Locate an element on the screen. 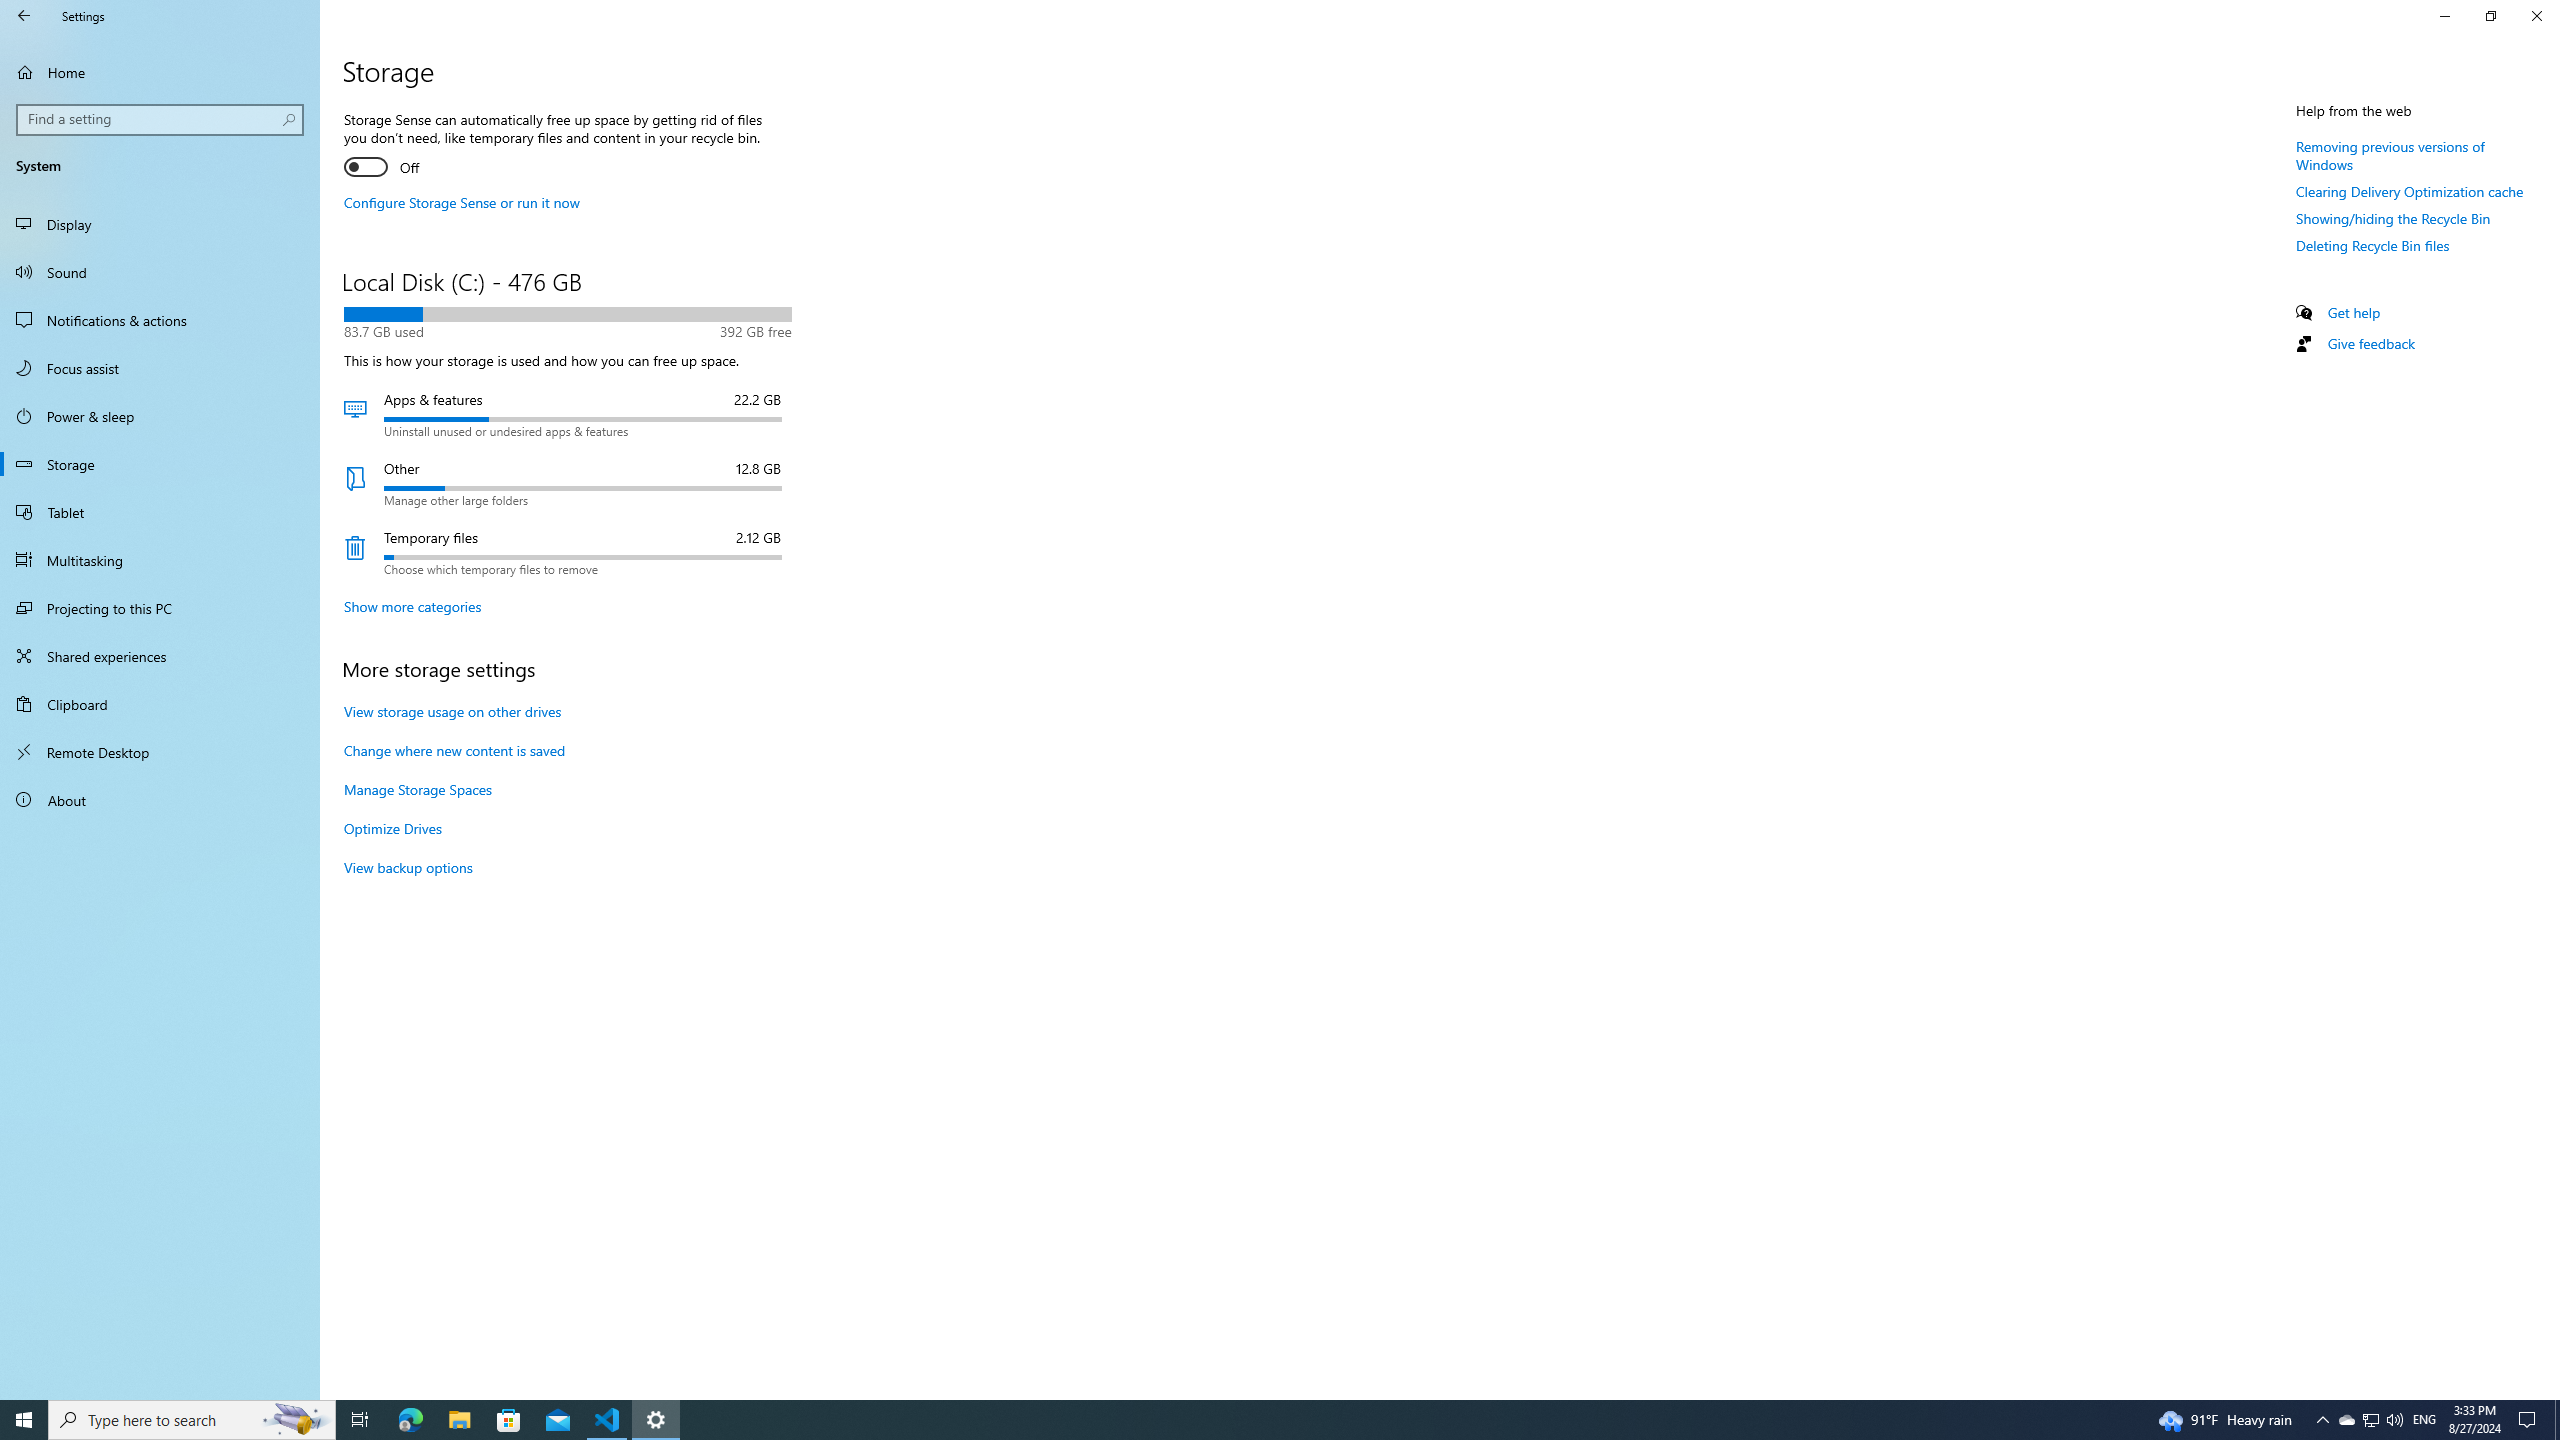 Image resolution: width=2560 pixels, height=1440 pixels. 'Removing previous versions of Windows' is located at coordinates (2390, 153).